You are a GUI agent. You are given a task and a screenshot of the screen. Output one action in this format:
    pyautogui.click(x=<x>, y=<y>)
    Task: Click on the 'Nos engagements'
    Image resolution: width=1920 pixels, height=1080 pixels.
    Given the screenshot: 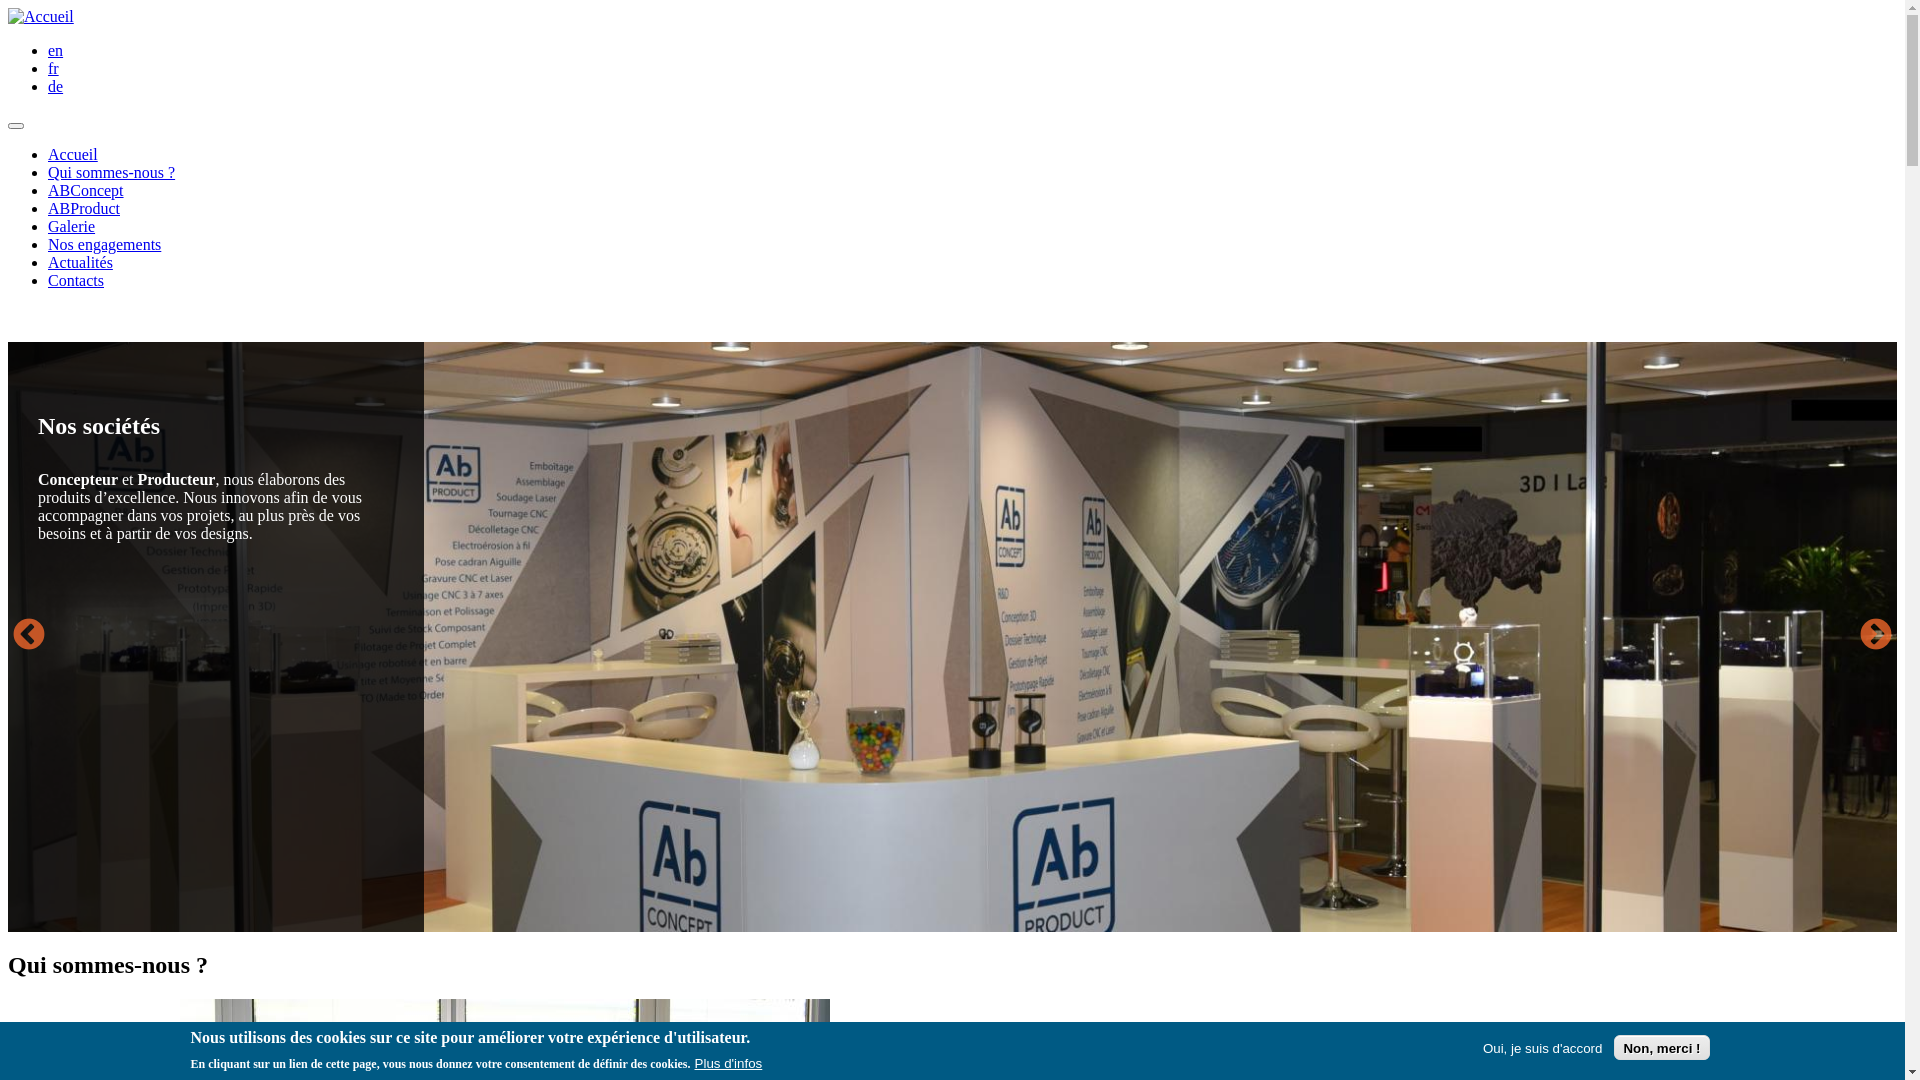 What is the action you would take?
    pyautogui.click(x=103, y=243)
    